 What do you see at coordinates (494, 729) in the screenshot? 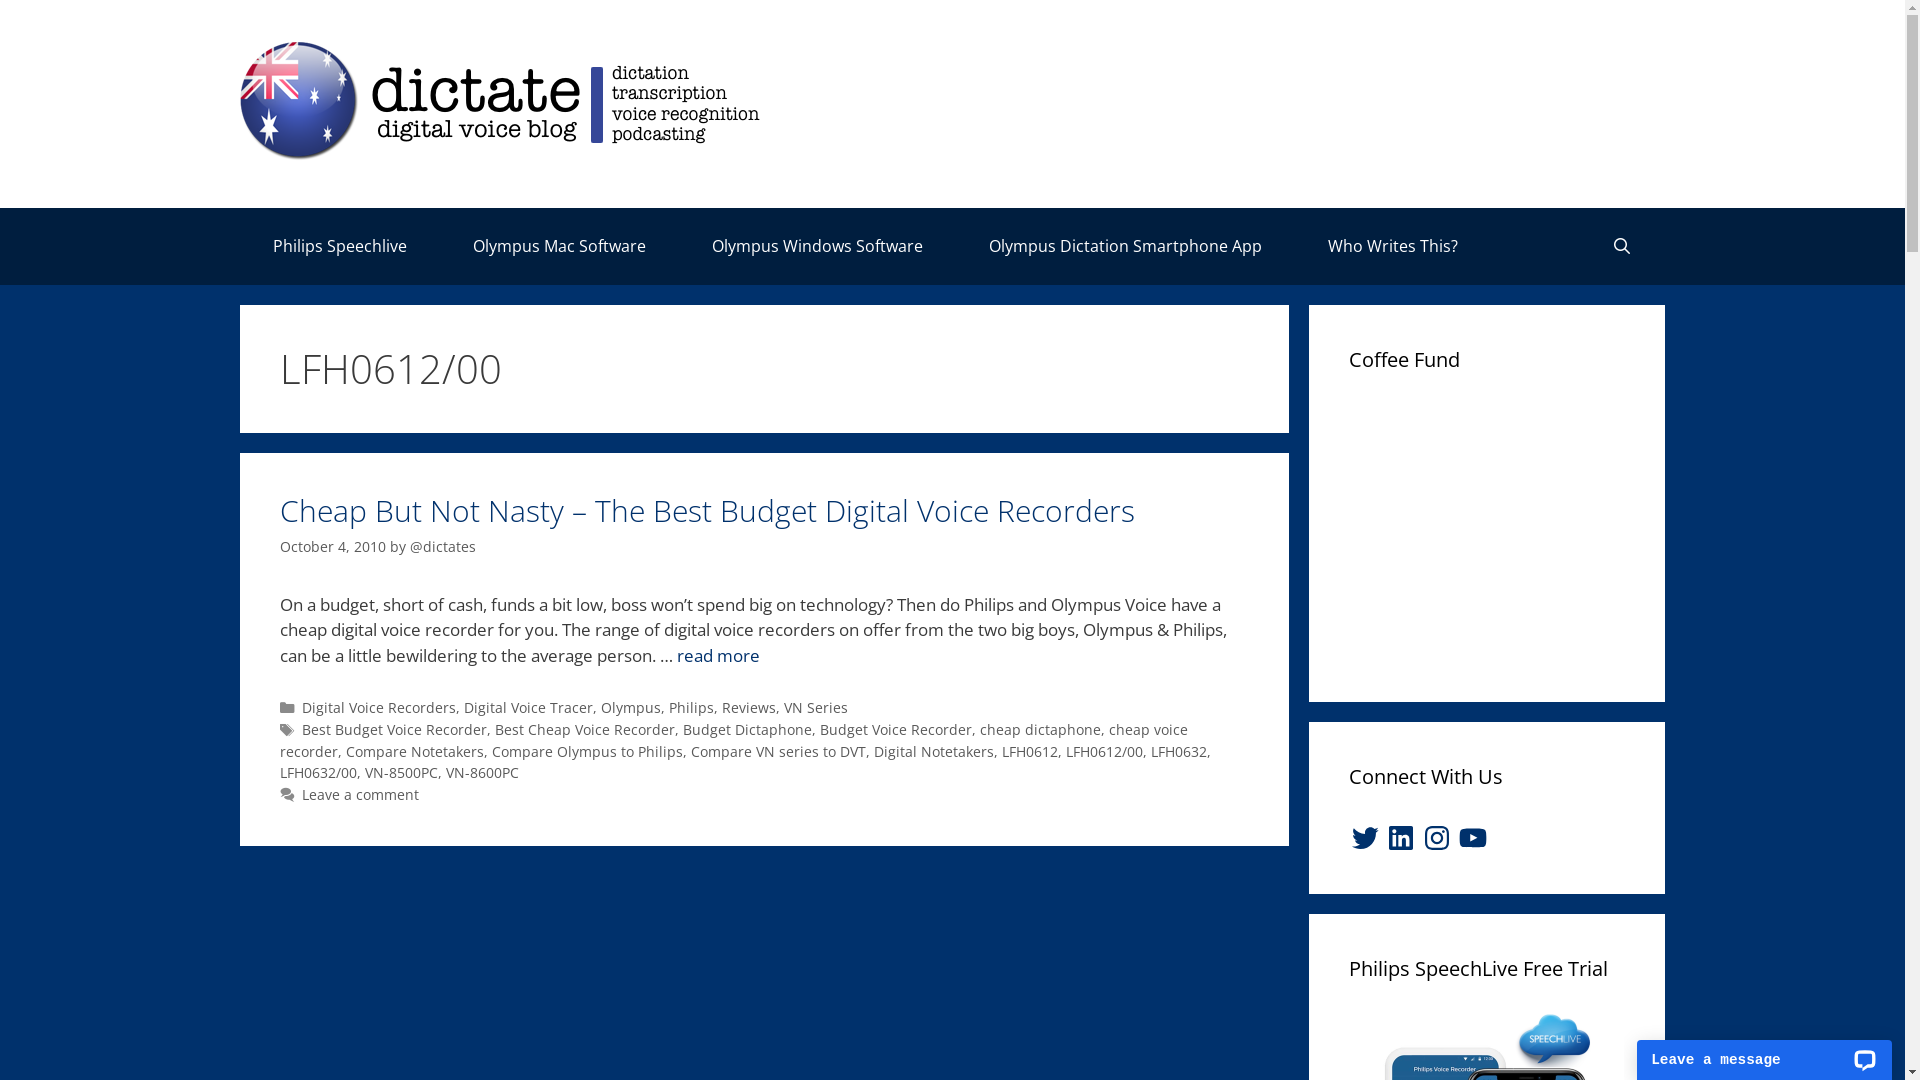
I see `'Best Cheap Voice Recorder'` at bounding box center [494, 729].